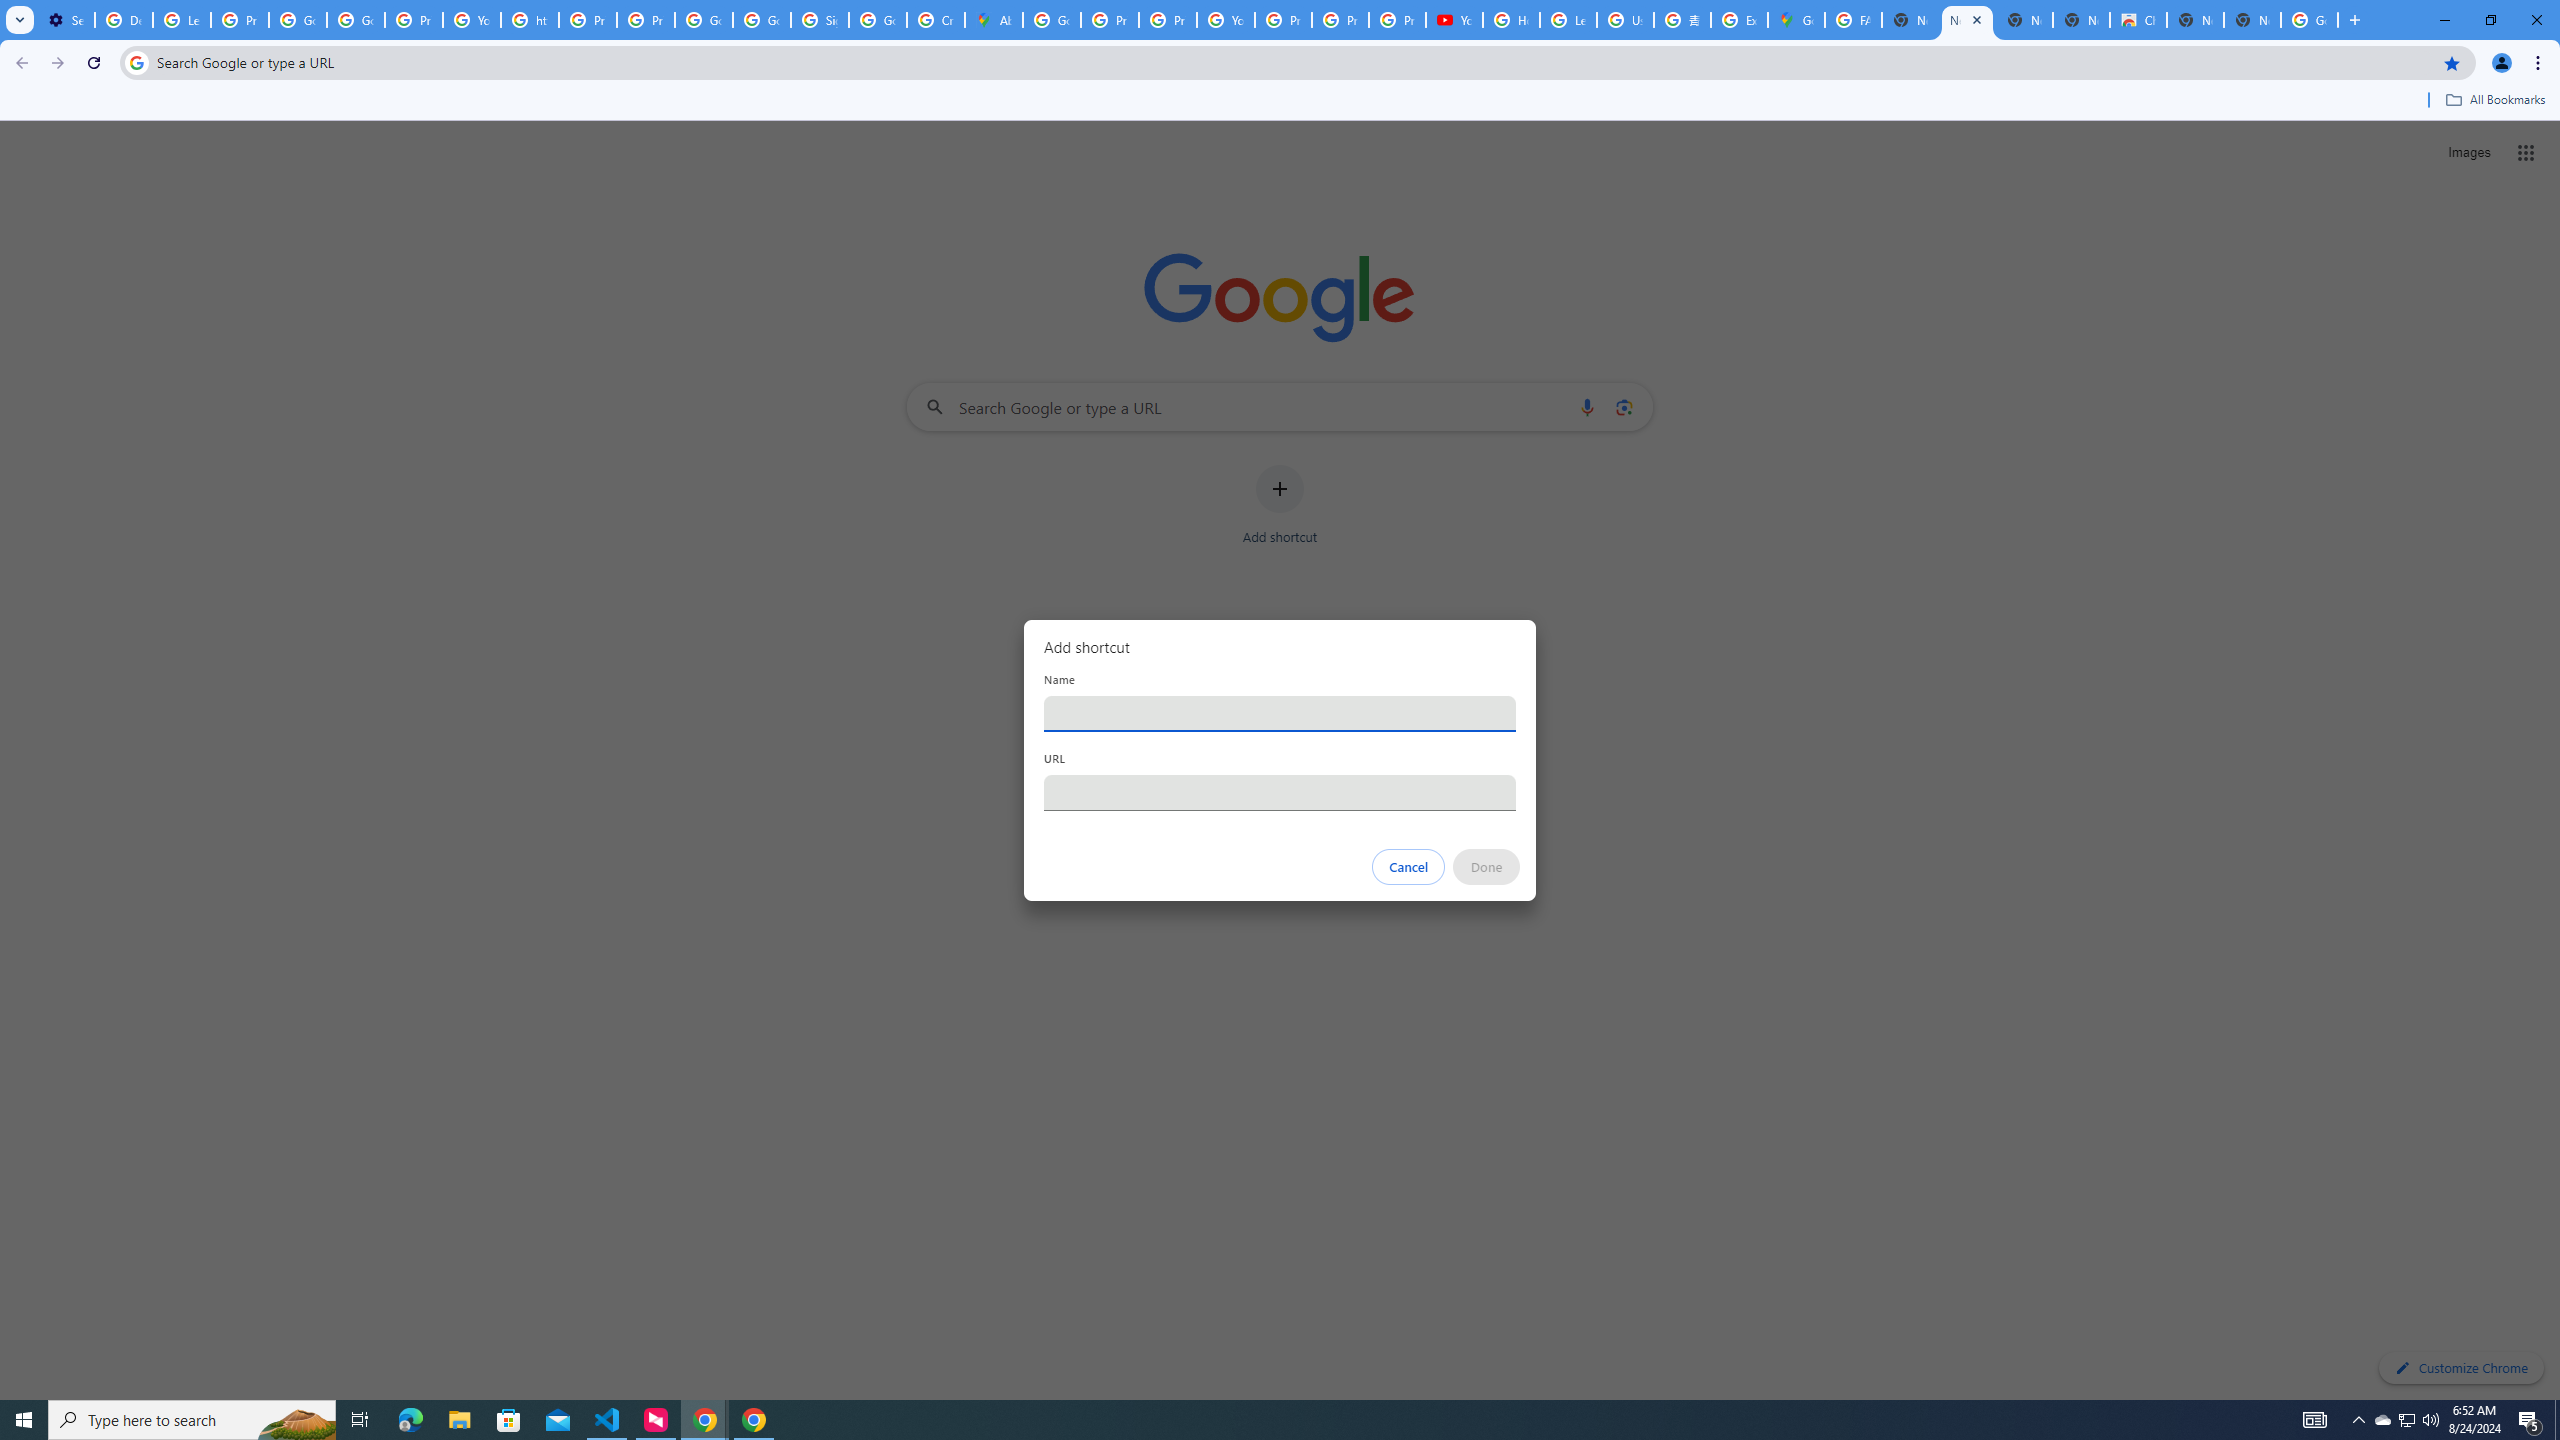  What do you see at coordinates (2310, 19) in the screenshot?
I see `'Google Images'` at bounding box center [2310, 19].